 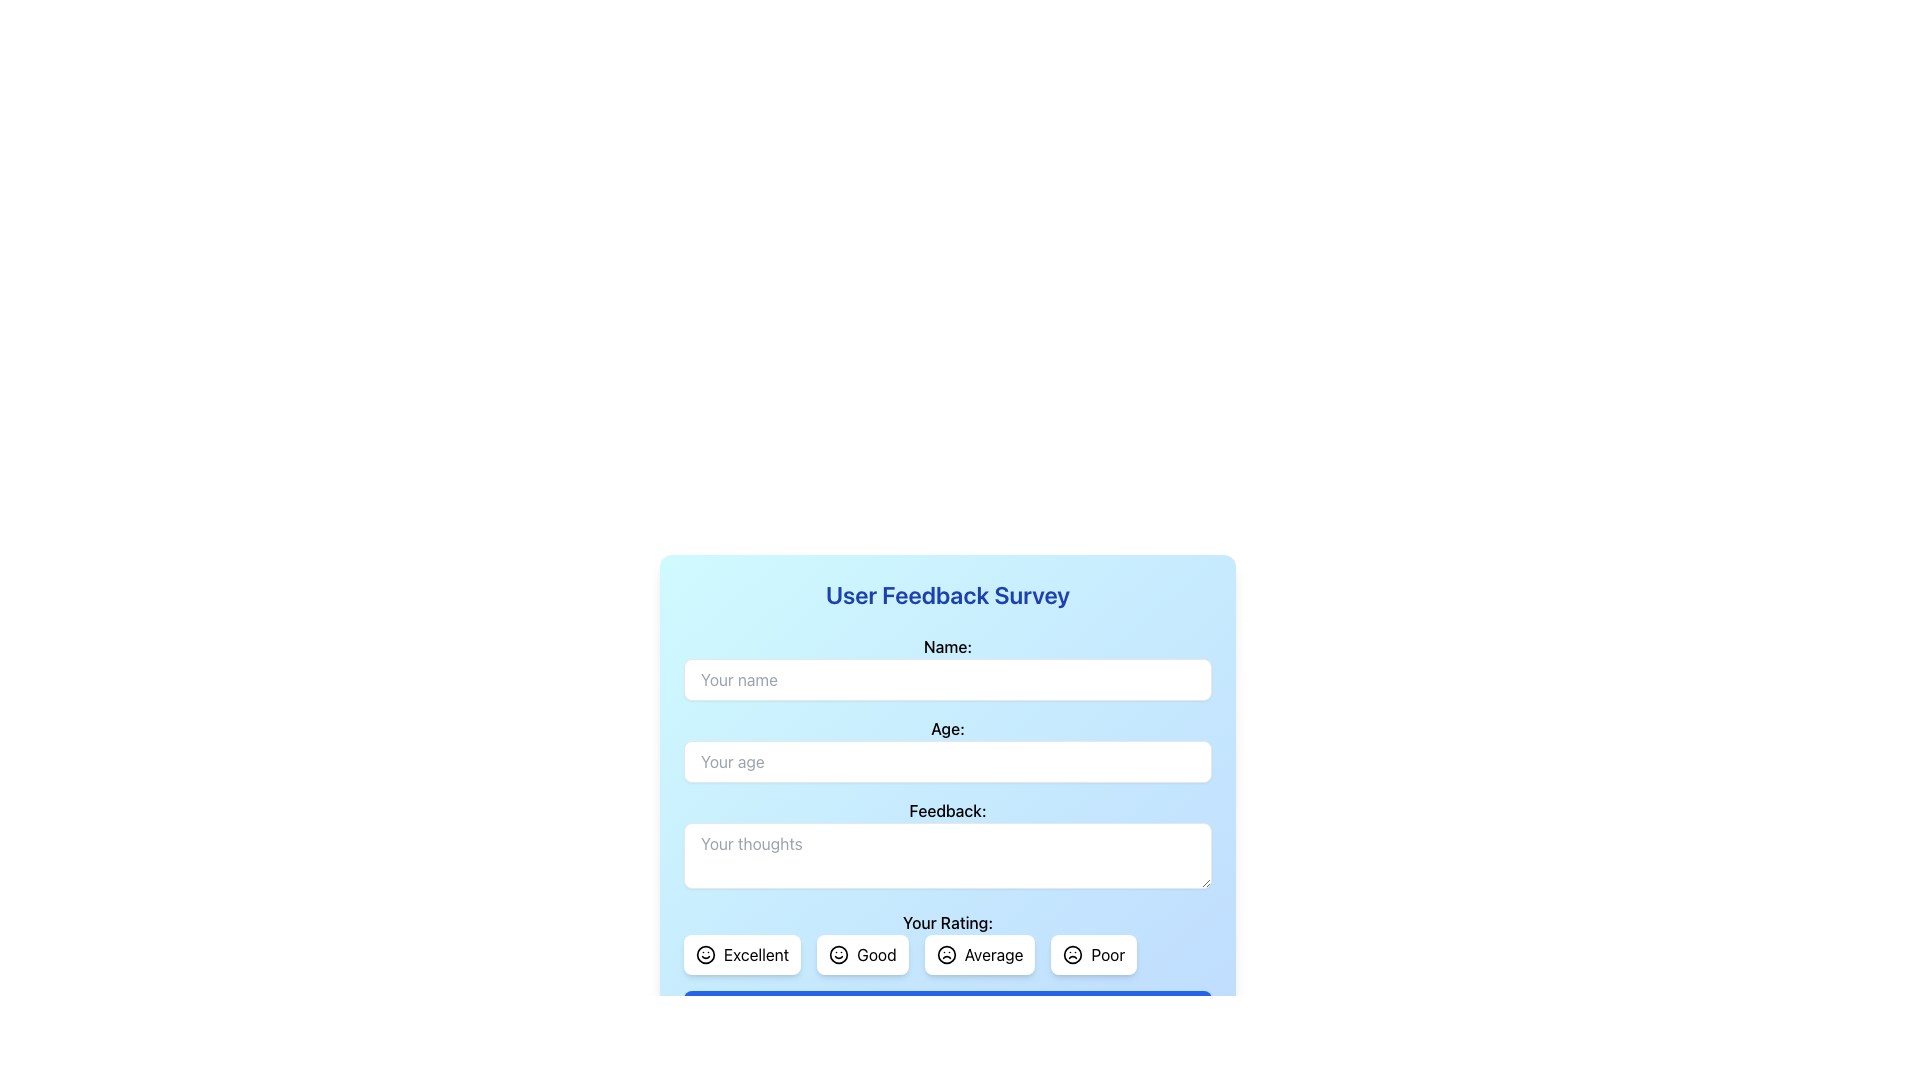 I want to click on the text heading labeled 'User Feedback Survey', which is centrally aligned and styled in a large, bold blue font within a cyan to blue gradient background, so click(x=947, y=593).